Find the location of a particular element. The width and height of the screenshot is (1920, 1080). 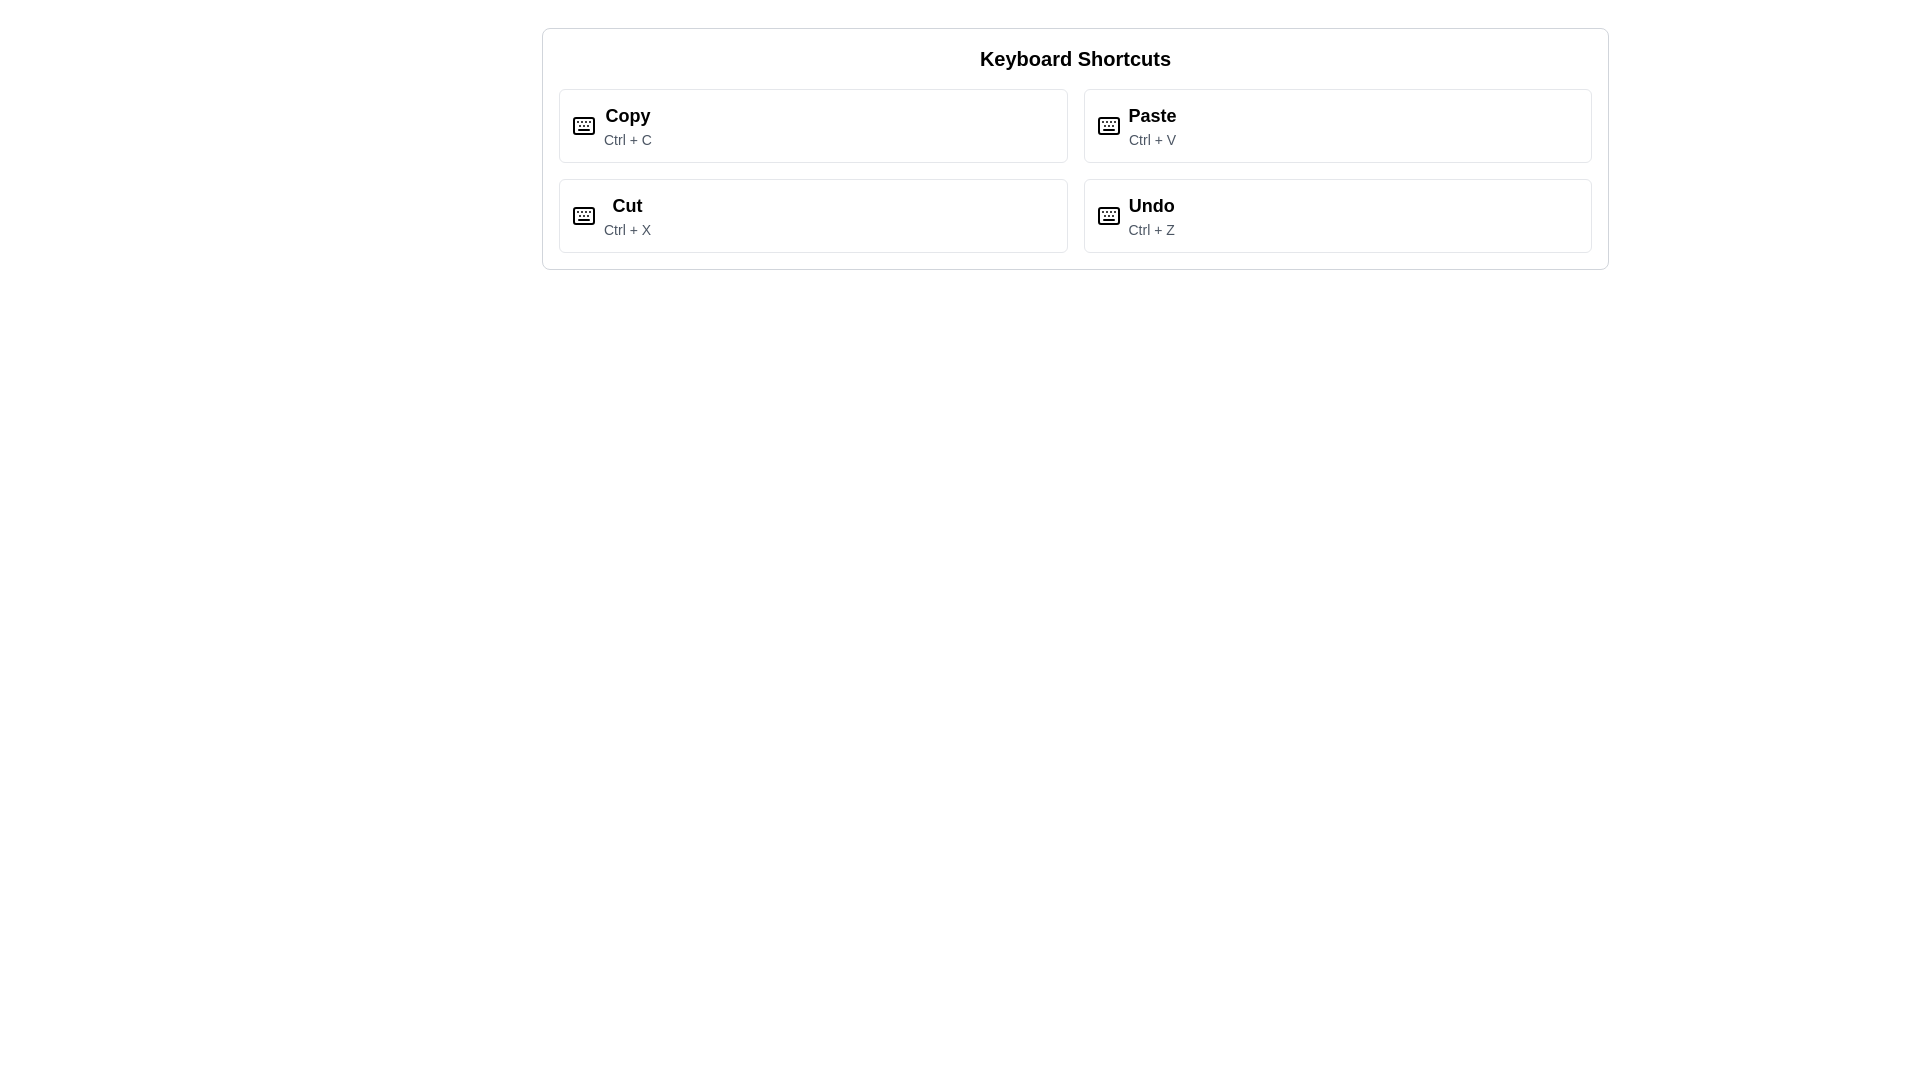

the keyboard shortcut icon located to the left of the 'Undo' label and 'Ctrl + Z' within the 'Undo' button on the right side of the interface is located at coordinates (1107, 216).